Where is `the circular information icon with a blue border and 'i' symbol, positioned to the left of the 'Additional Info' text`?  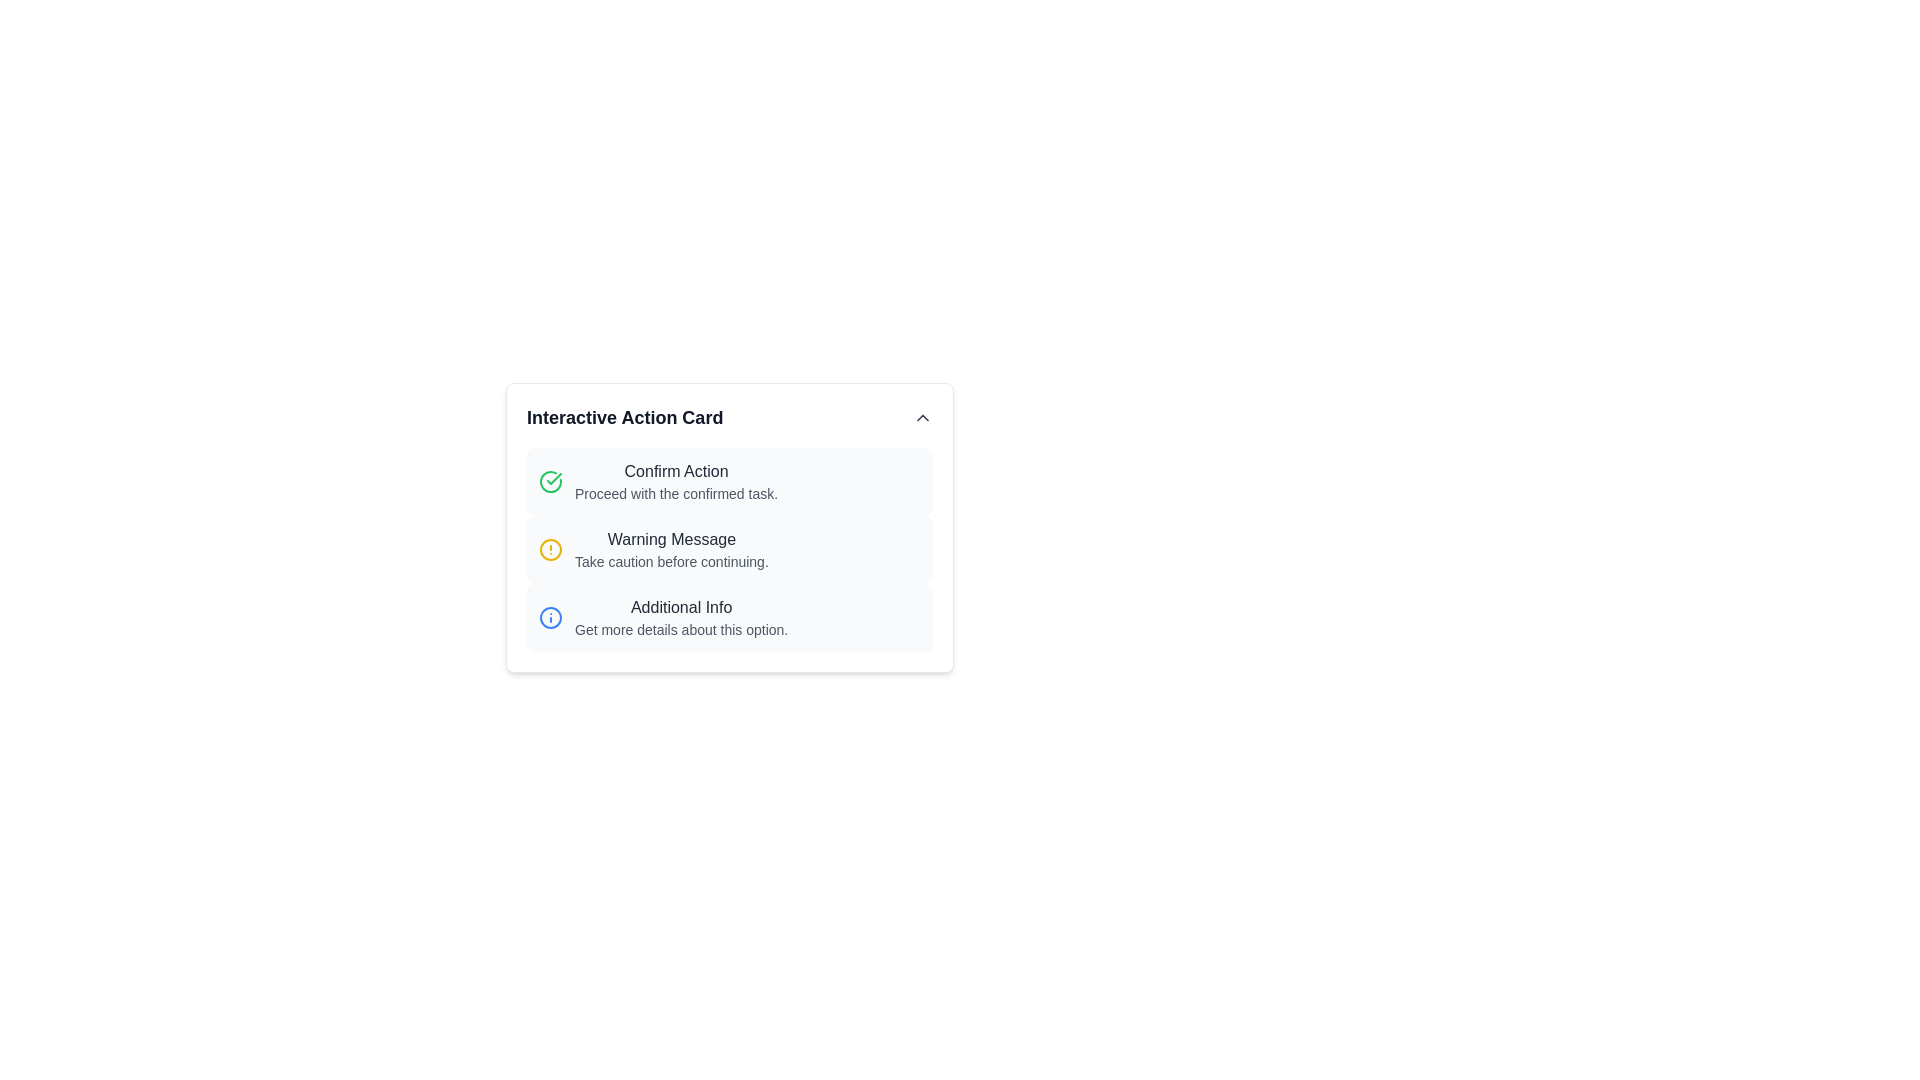 the circular information icon with a blue border and 'i' symbol, positioned to the left of the 'Additional Info' text is located at coordinates (551, 616).